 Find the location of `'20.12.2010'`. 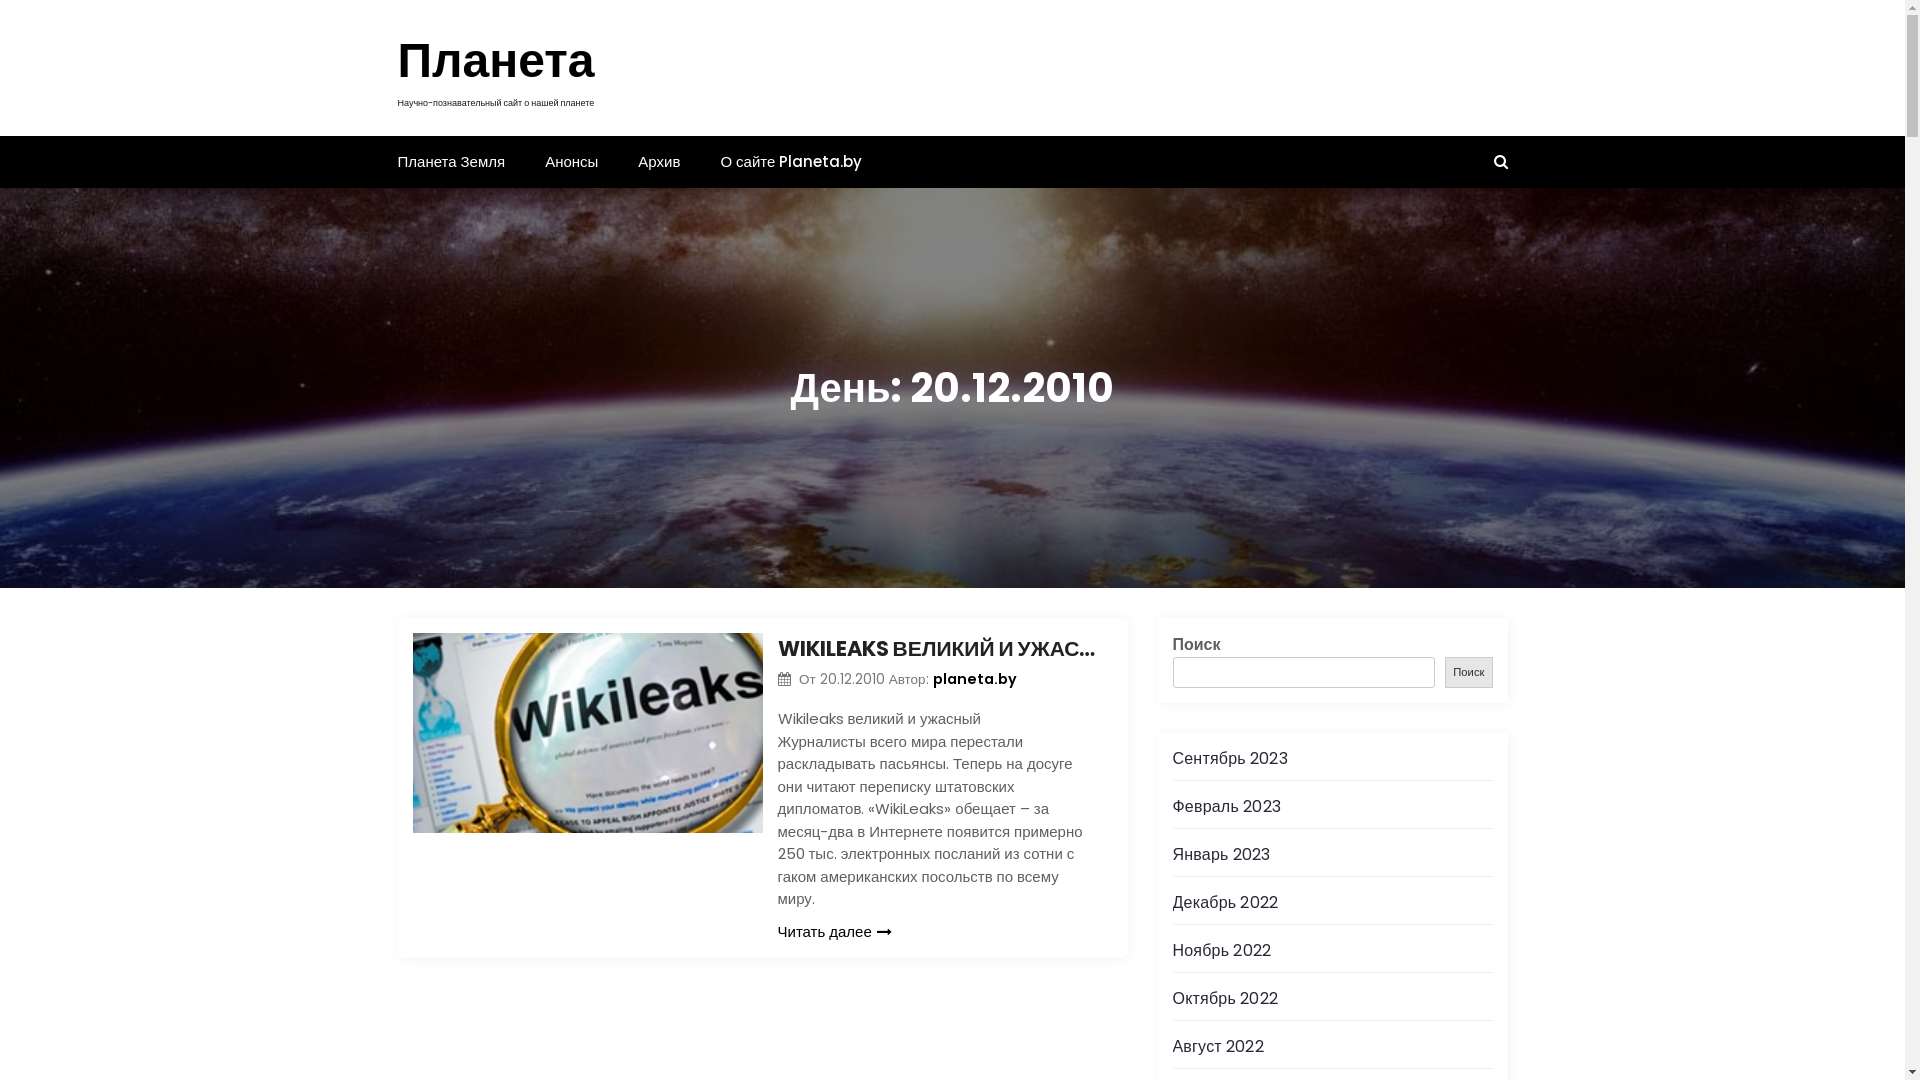

'20.12.2010' is located at coordinates (854, 678).